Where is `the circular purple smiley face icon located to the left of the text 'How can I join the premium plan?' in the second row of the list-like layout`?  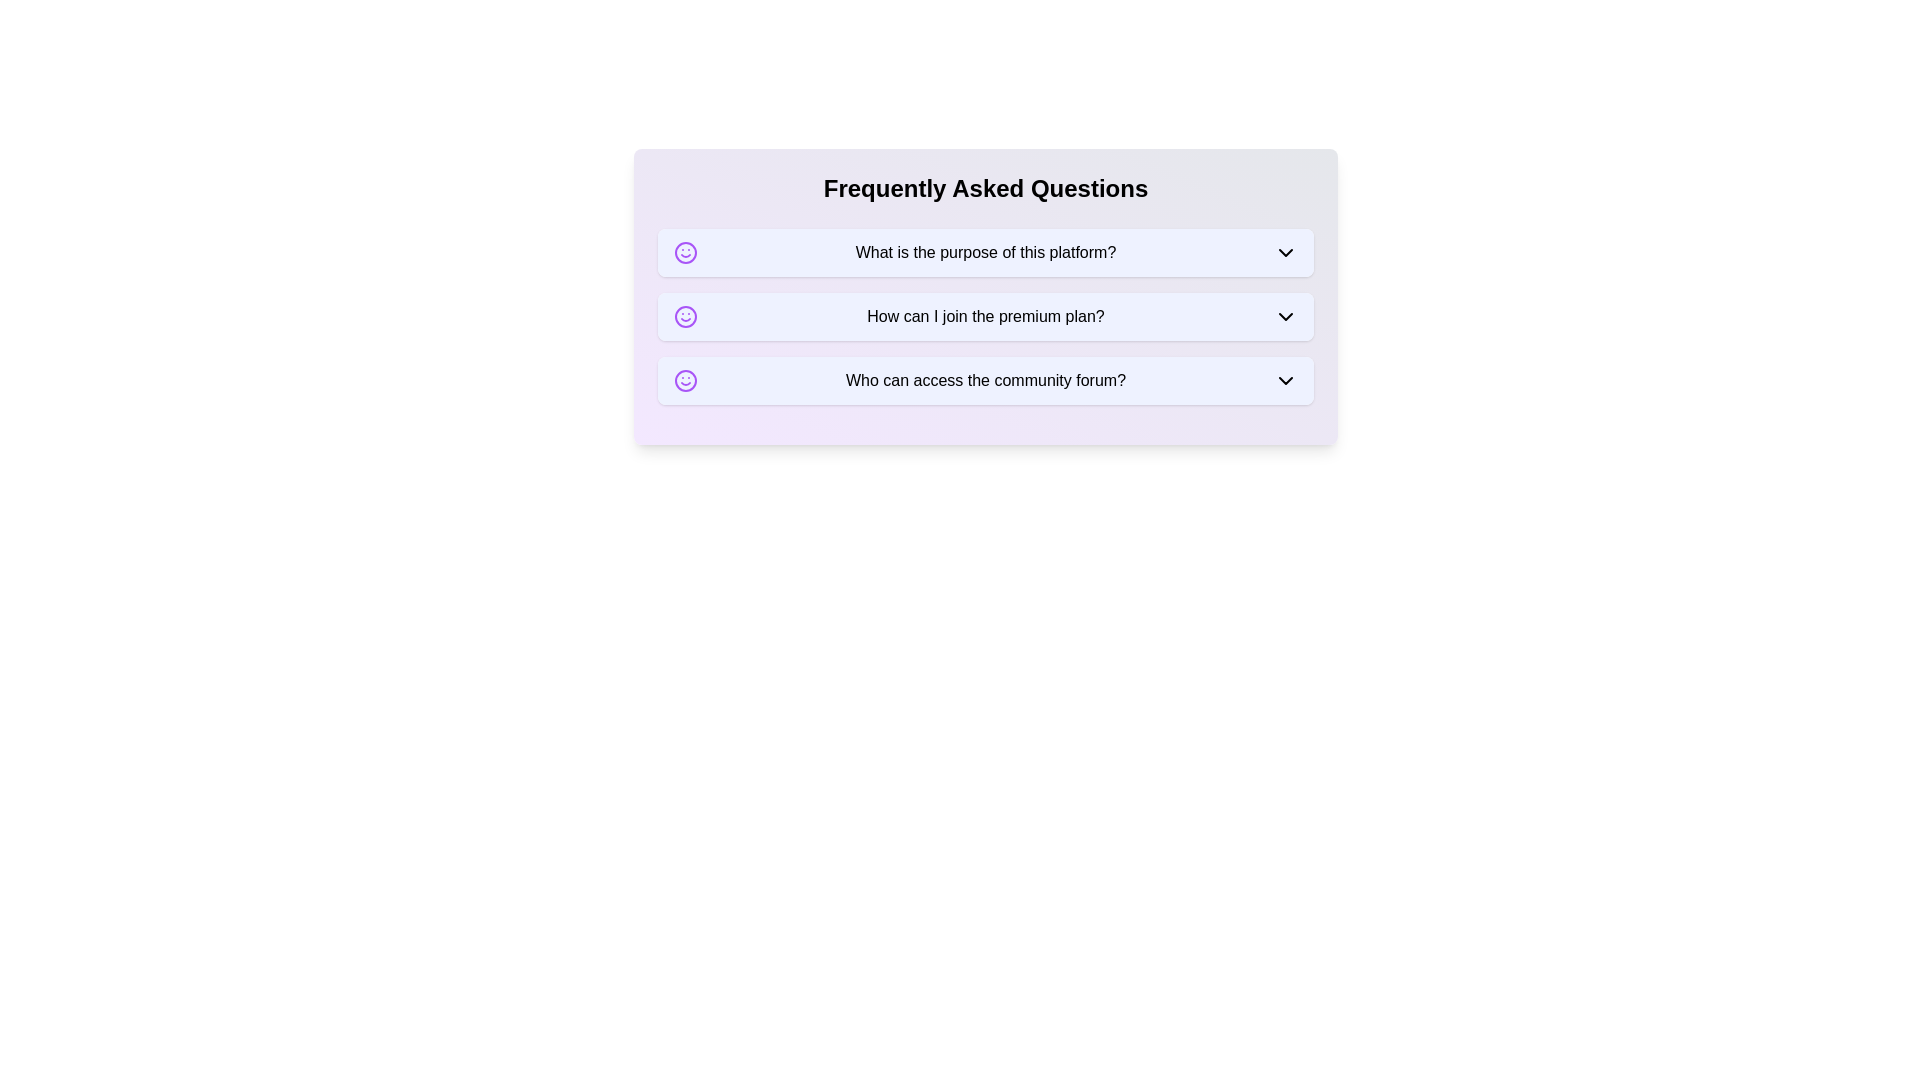
the circular purple smiley face icon located to the left of the text 'How can I join the premium plan?' in the second row of the list-like layout is located at coordinates (686, 315).